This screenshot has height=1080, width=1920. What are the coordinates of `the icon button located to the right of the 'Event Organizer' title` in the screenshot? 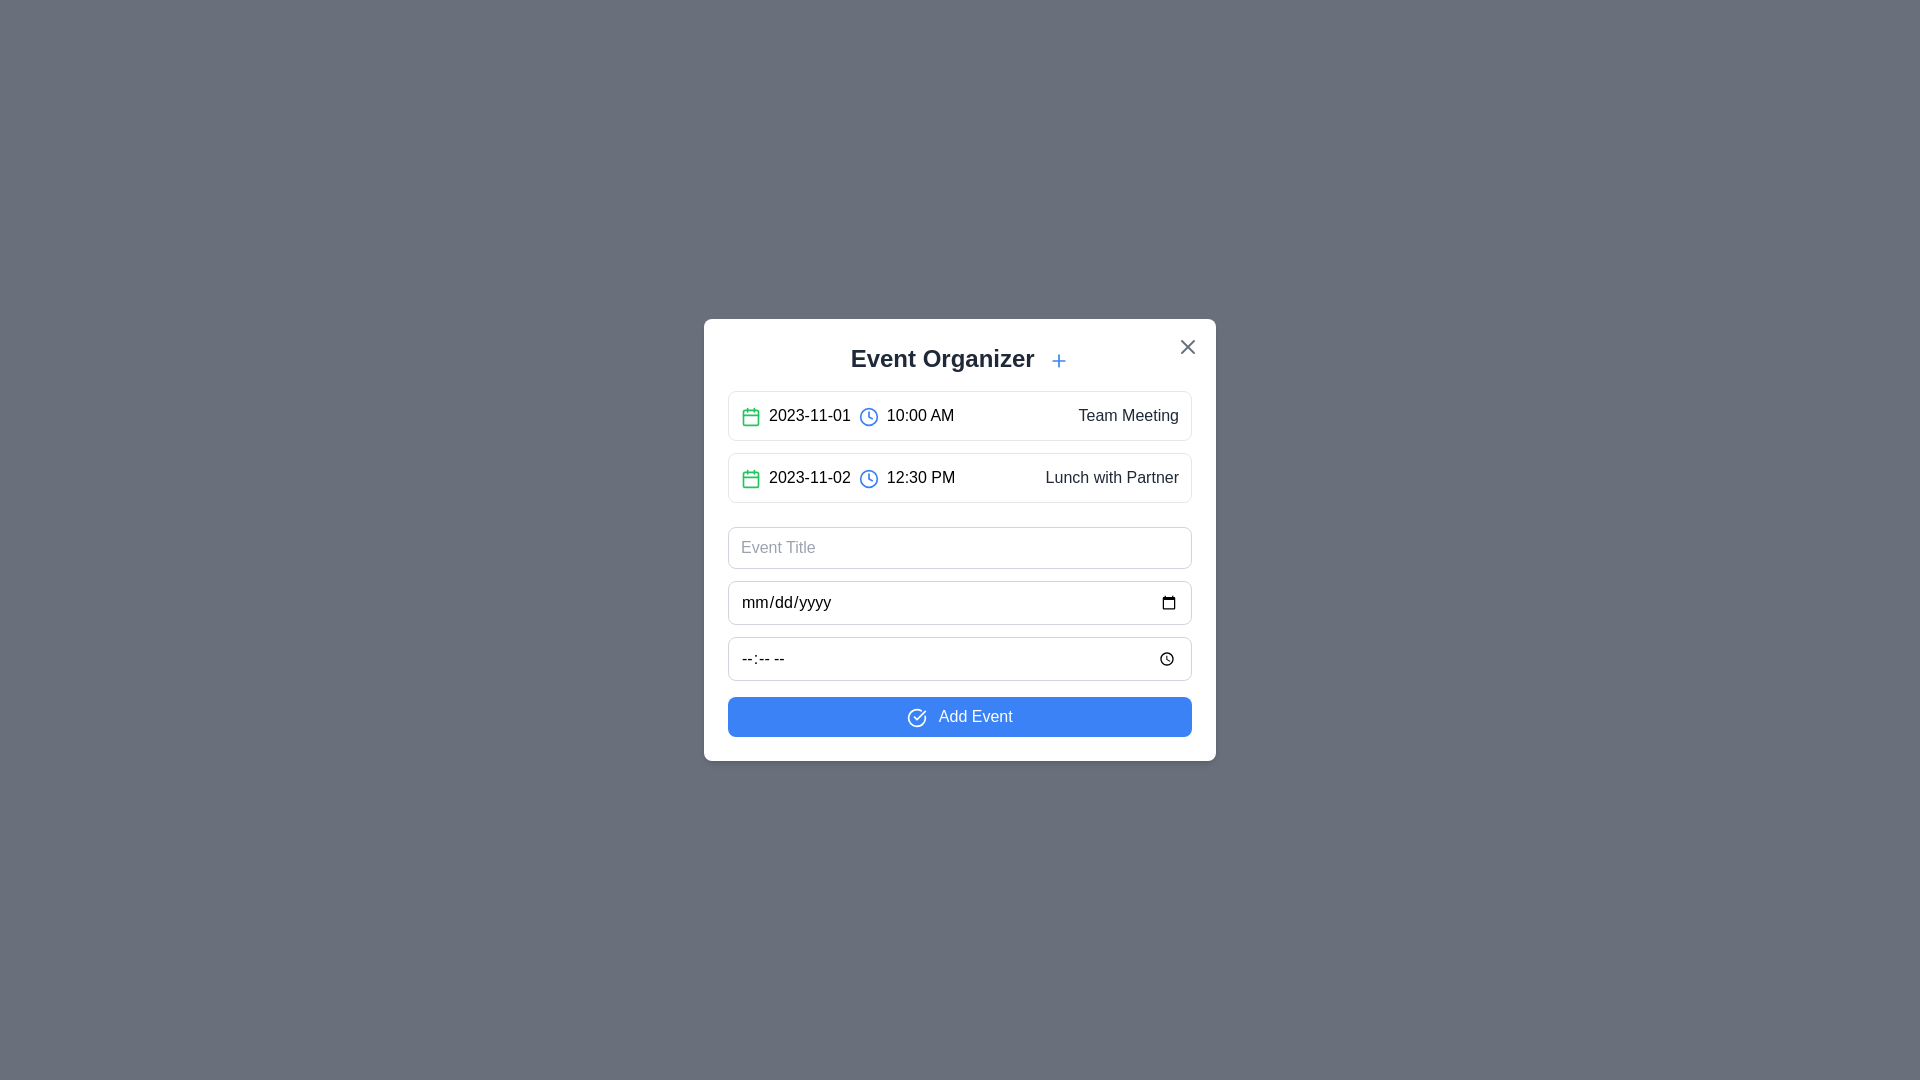 It's located at (1058, 360).